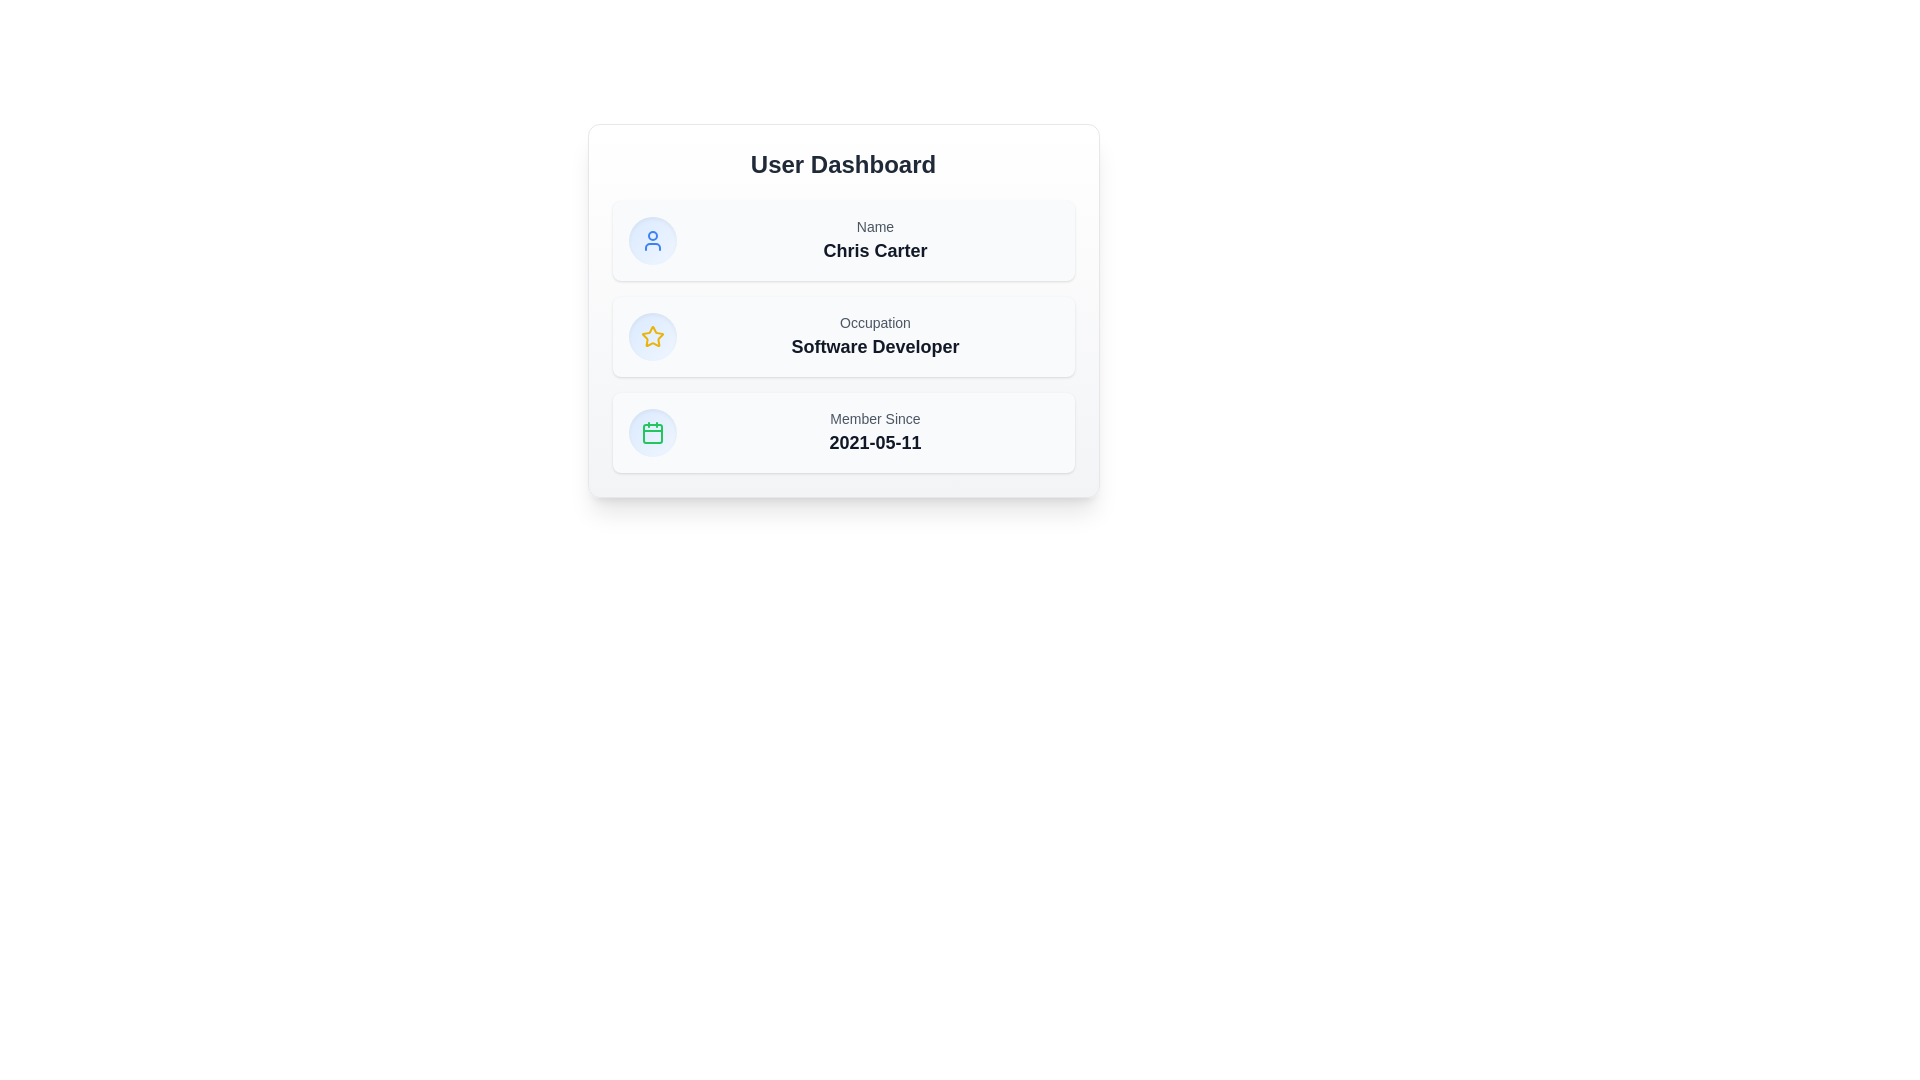 The width and height of the screenshot is (1920, 1080). I want to click on displayed name 'Chris Carter' from the text display located in the User Dashboard UI card, which features the smaller grayed text 'Name' above it, so click(875, 239).